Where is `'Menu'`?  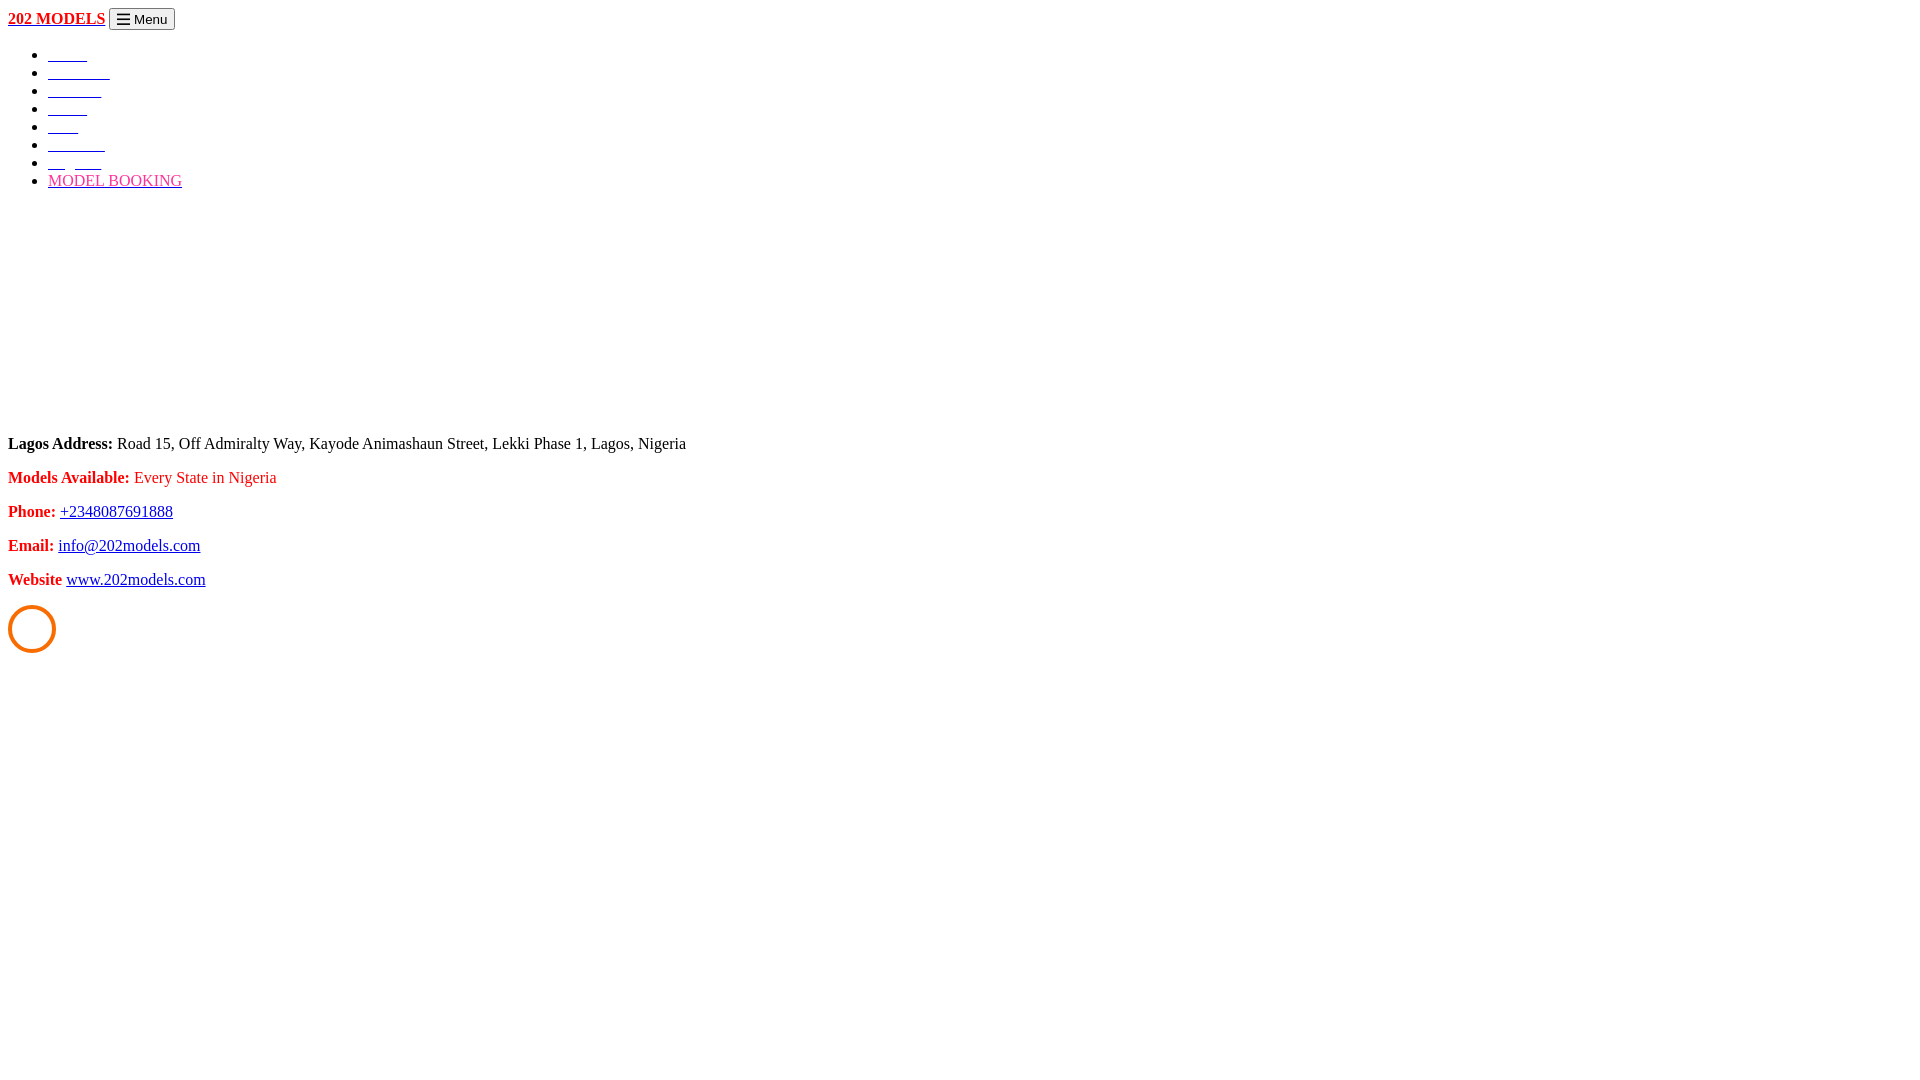 'Menu' is located at coordinates (141, 19).